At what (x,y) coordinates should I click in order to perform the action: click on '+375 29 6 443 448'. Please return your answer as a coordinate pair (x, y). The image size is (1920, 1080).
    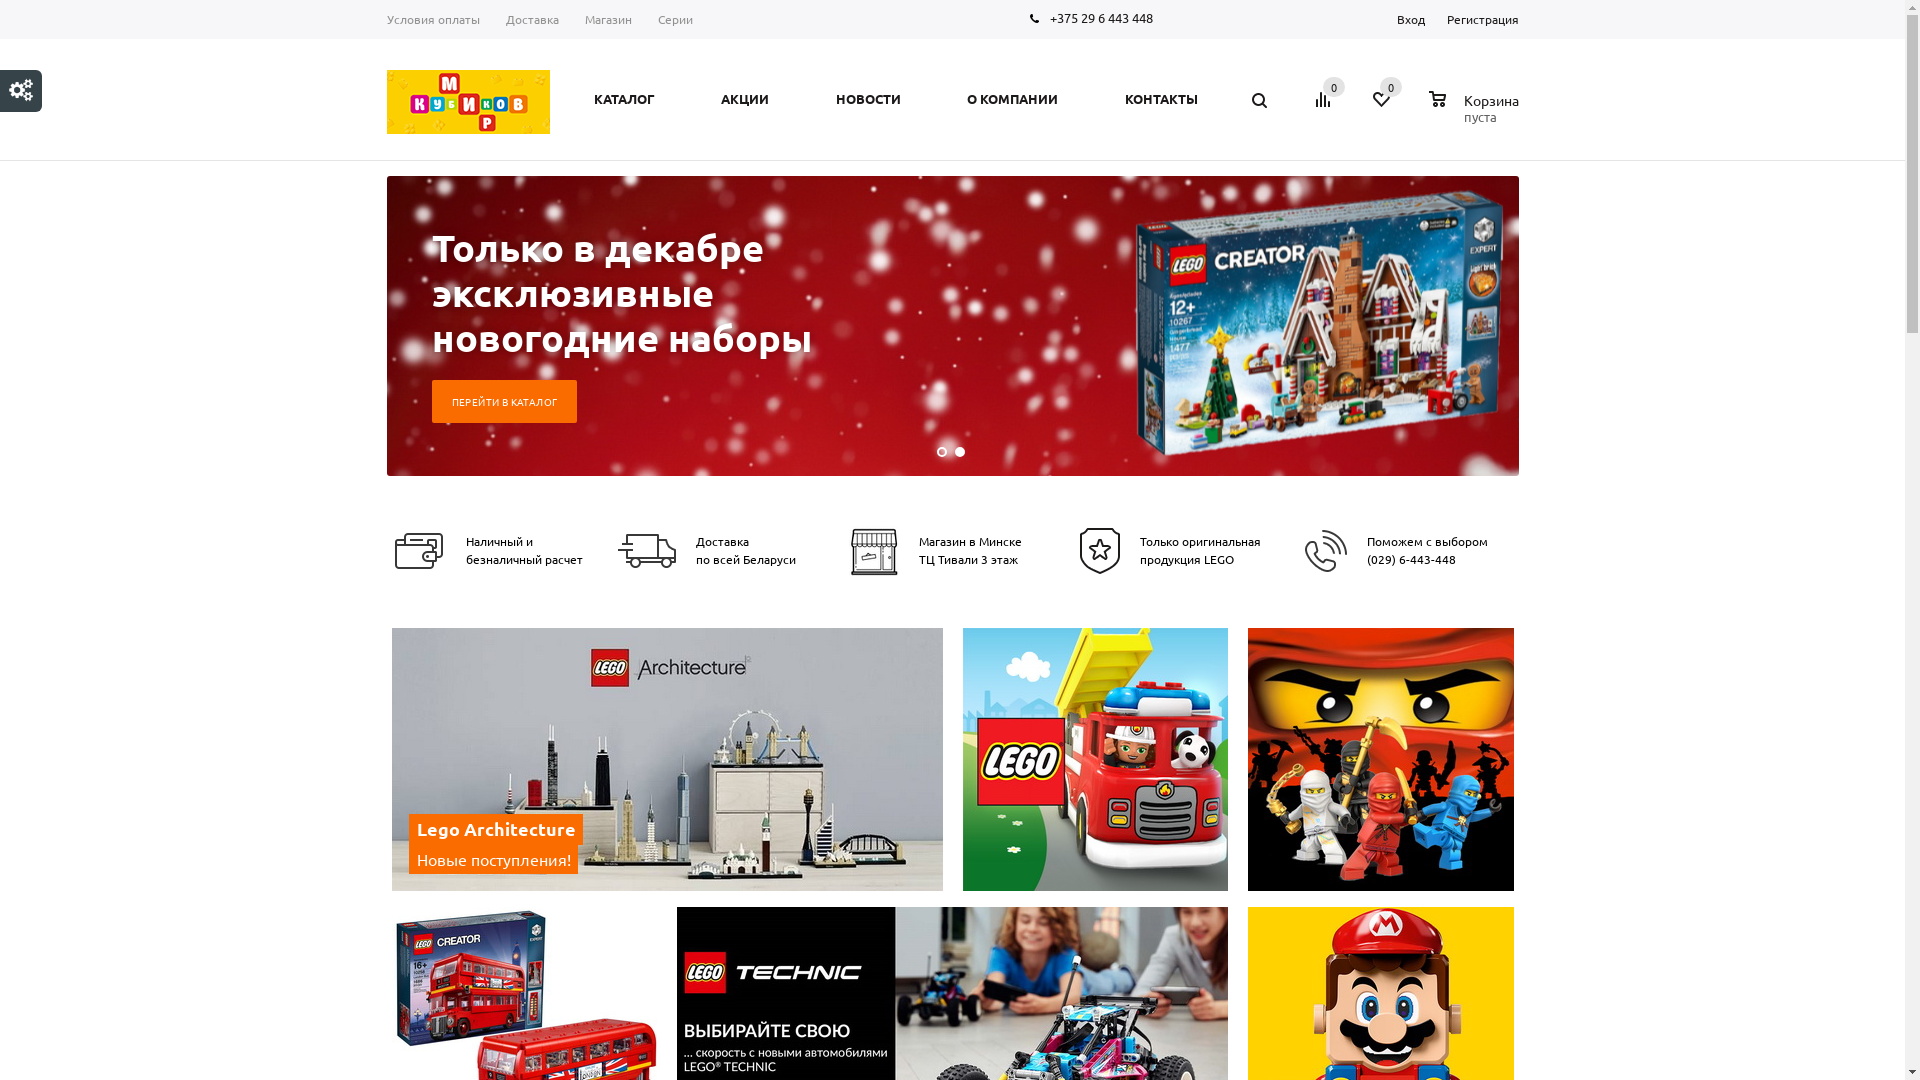
    Looking at the image, I should click on (1100, 17).